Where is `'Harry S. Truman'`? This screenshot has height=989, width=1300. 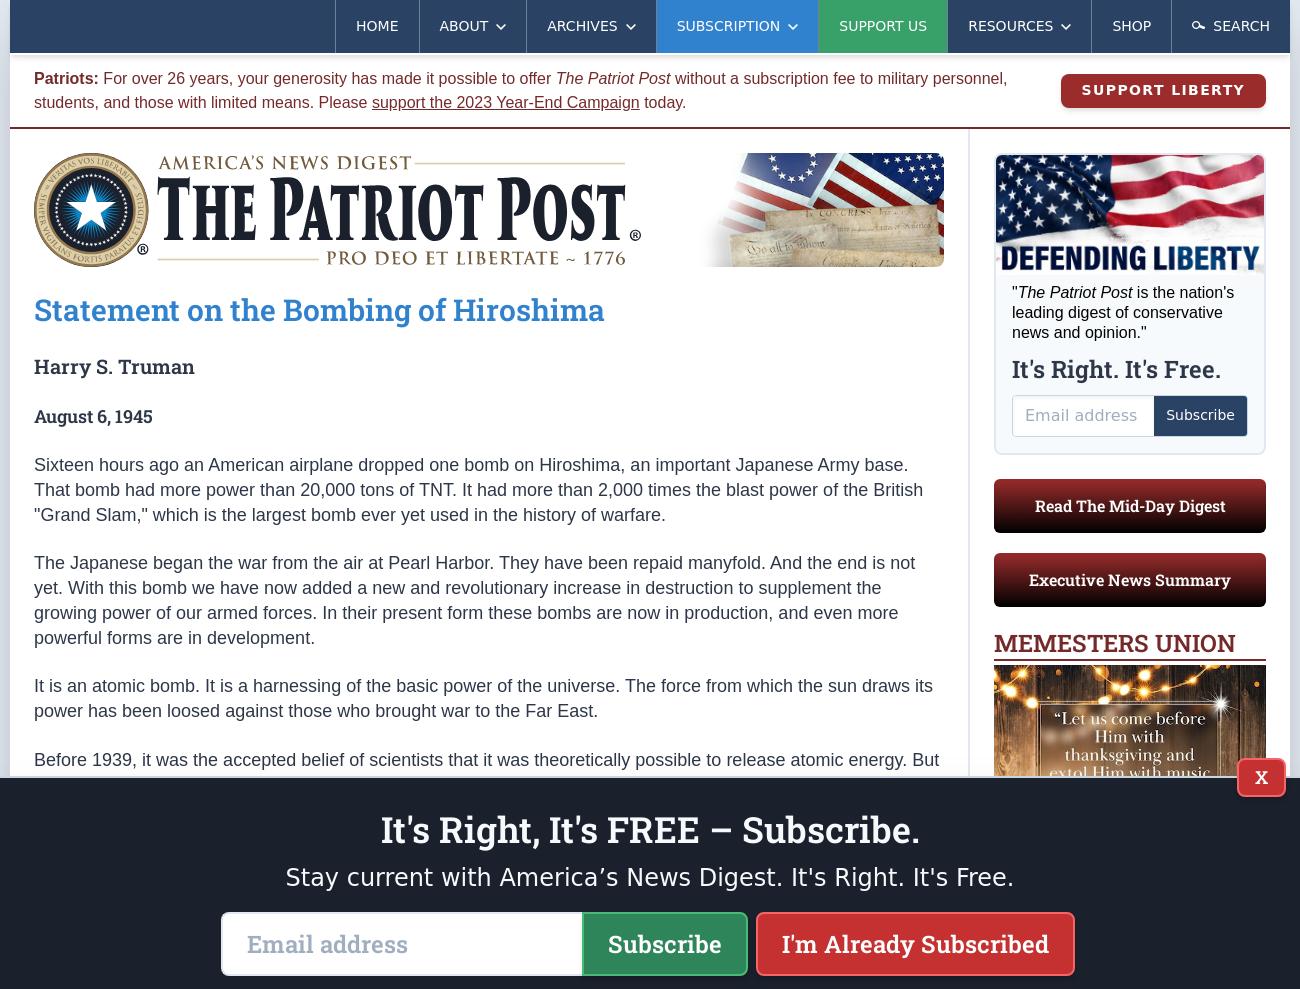 'Harry S. Truman' is located at coordinates (113, 364).